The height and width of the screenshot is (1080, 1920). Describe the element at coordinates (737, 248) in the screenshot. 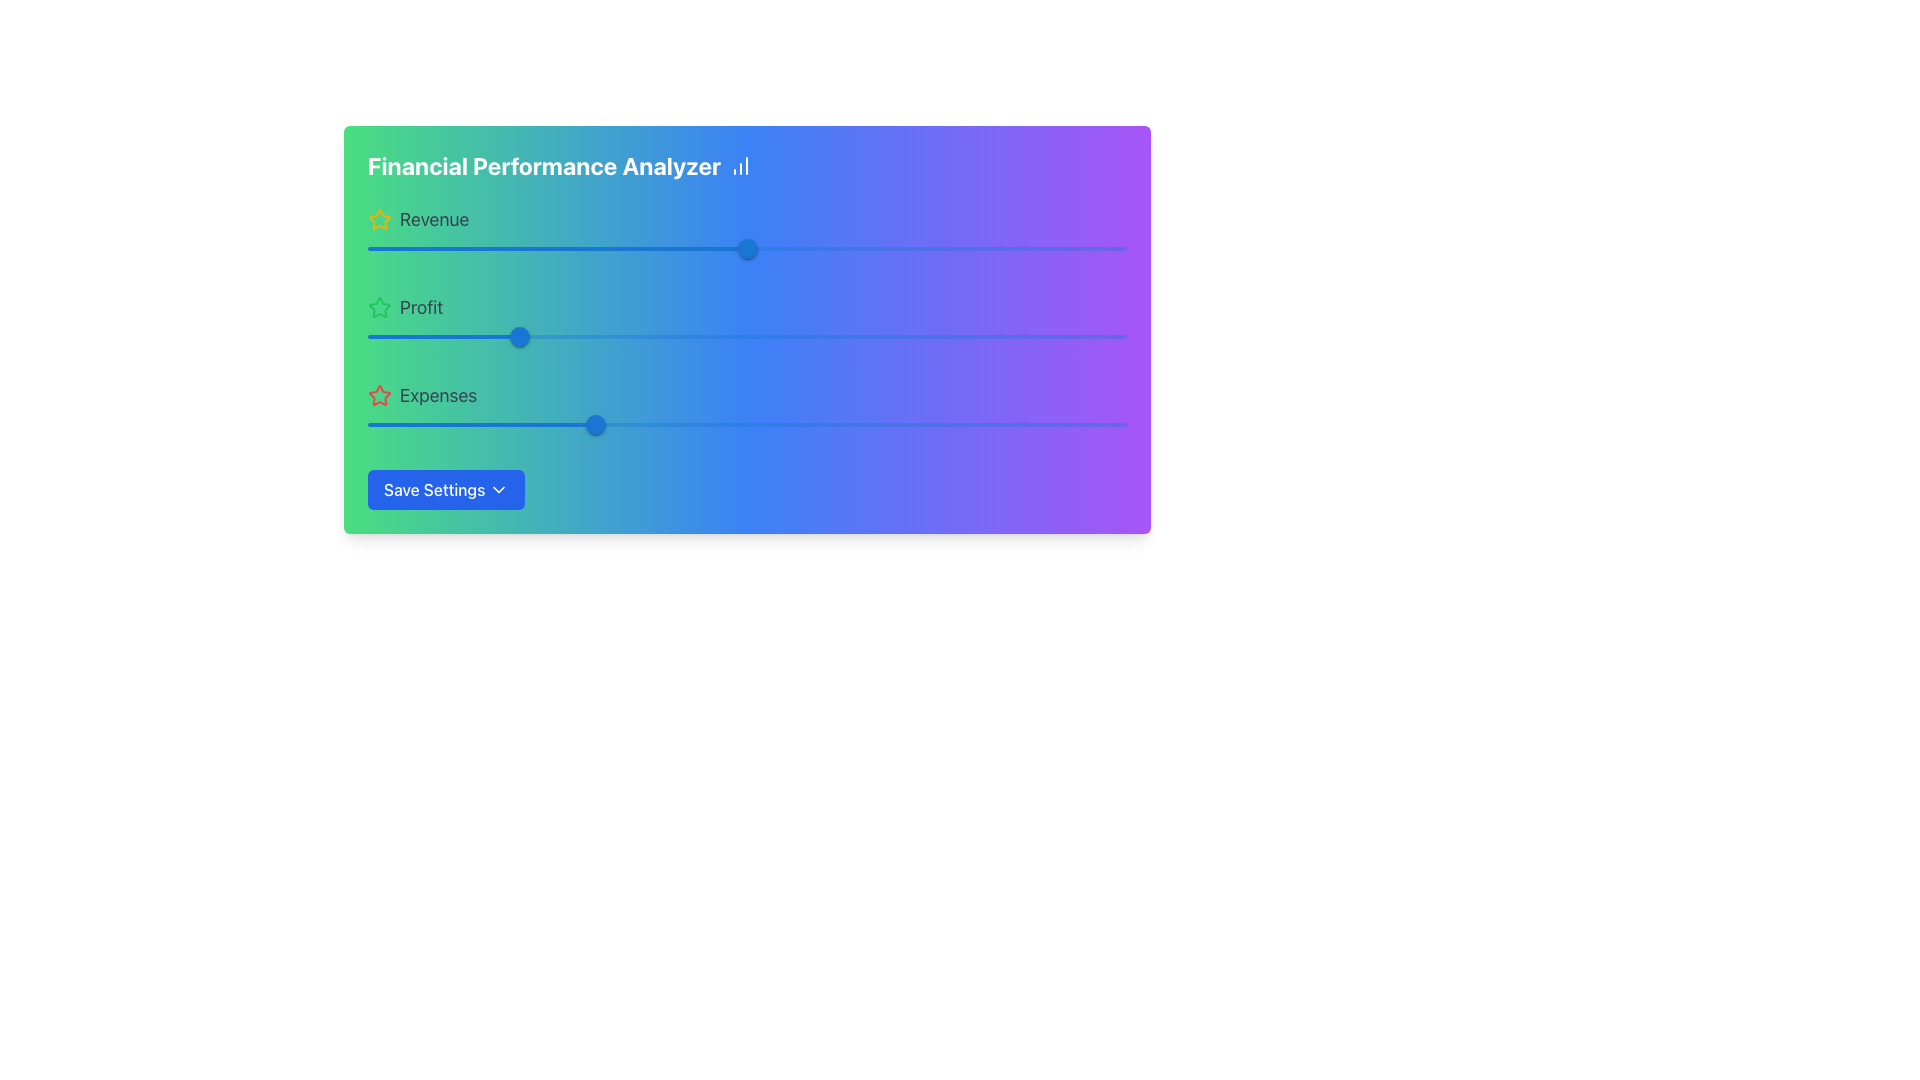

I see `the slider value` at that location.